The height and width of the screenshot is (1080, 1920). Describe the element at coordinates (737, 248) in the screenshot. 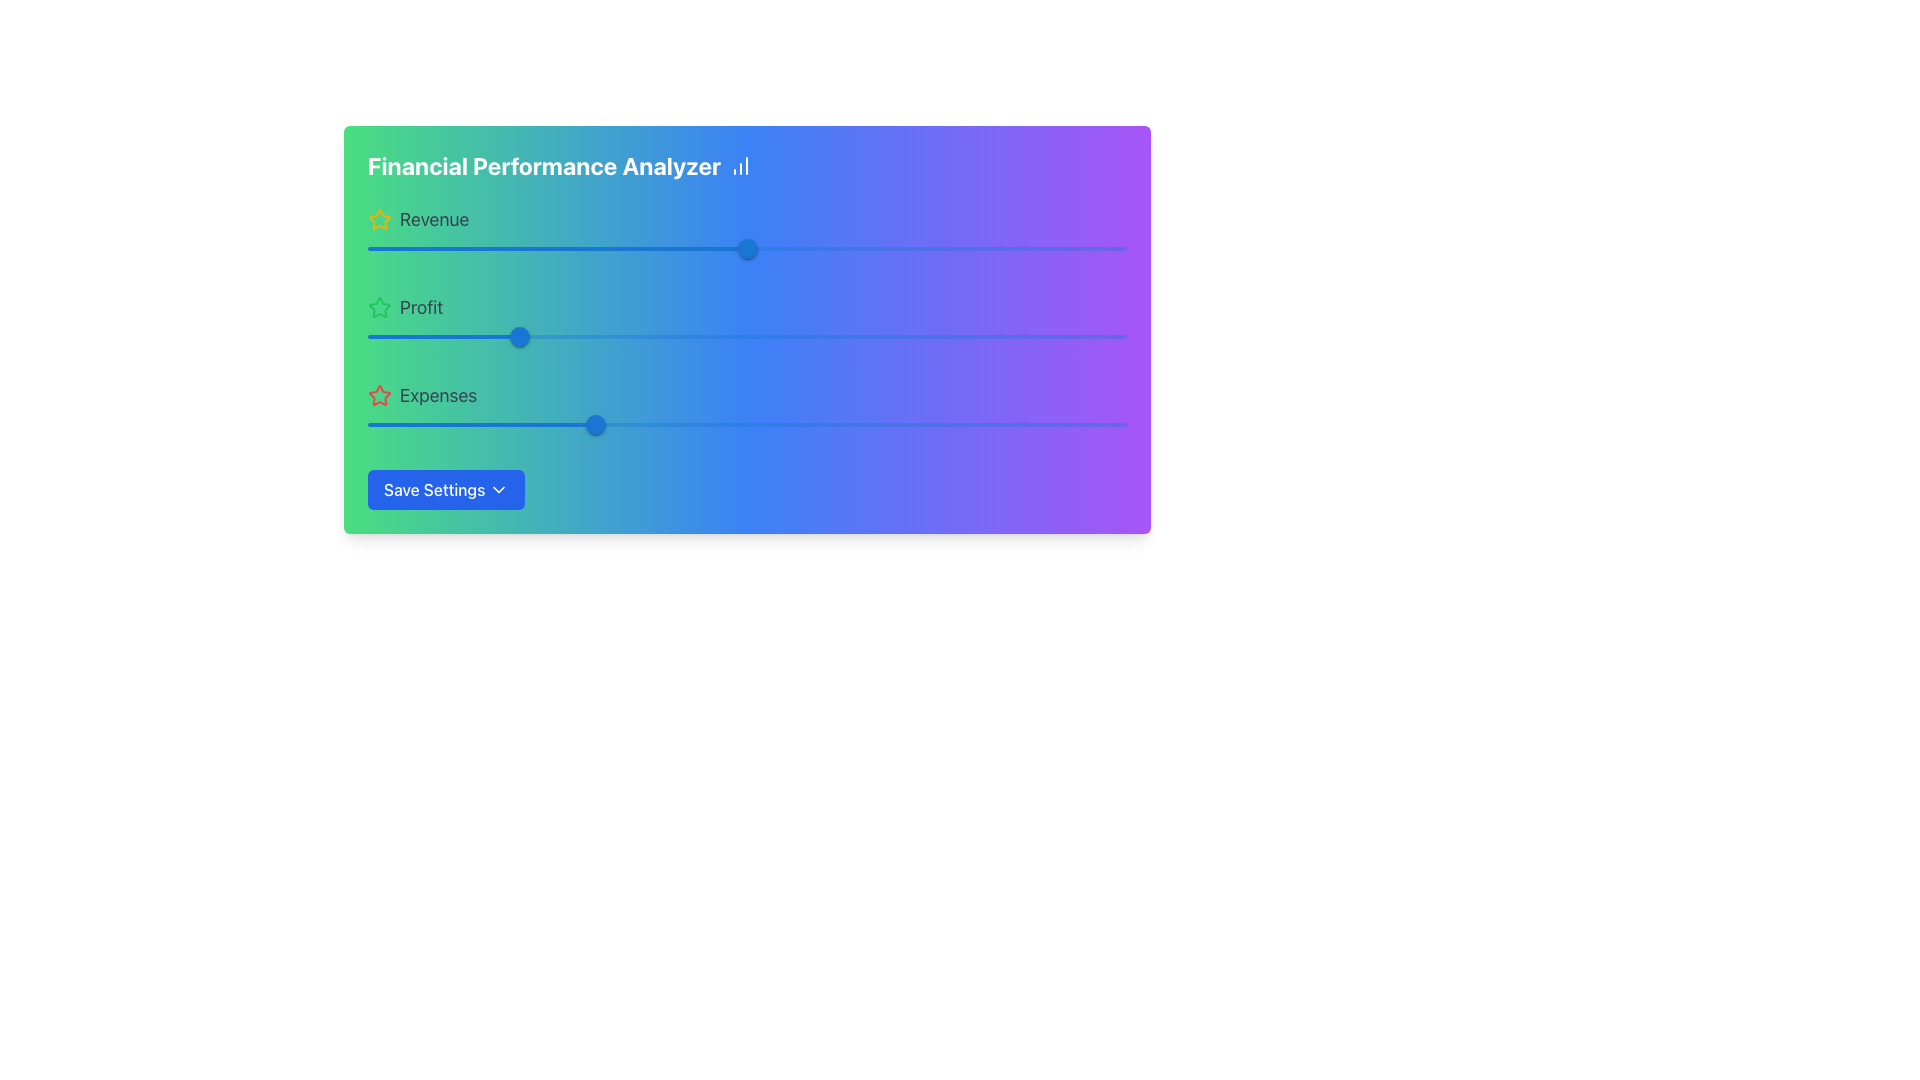

I see `the slider value` at that location.